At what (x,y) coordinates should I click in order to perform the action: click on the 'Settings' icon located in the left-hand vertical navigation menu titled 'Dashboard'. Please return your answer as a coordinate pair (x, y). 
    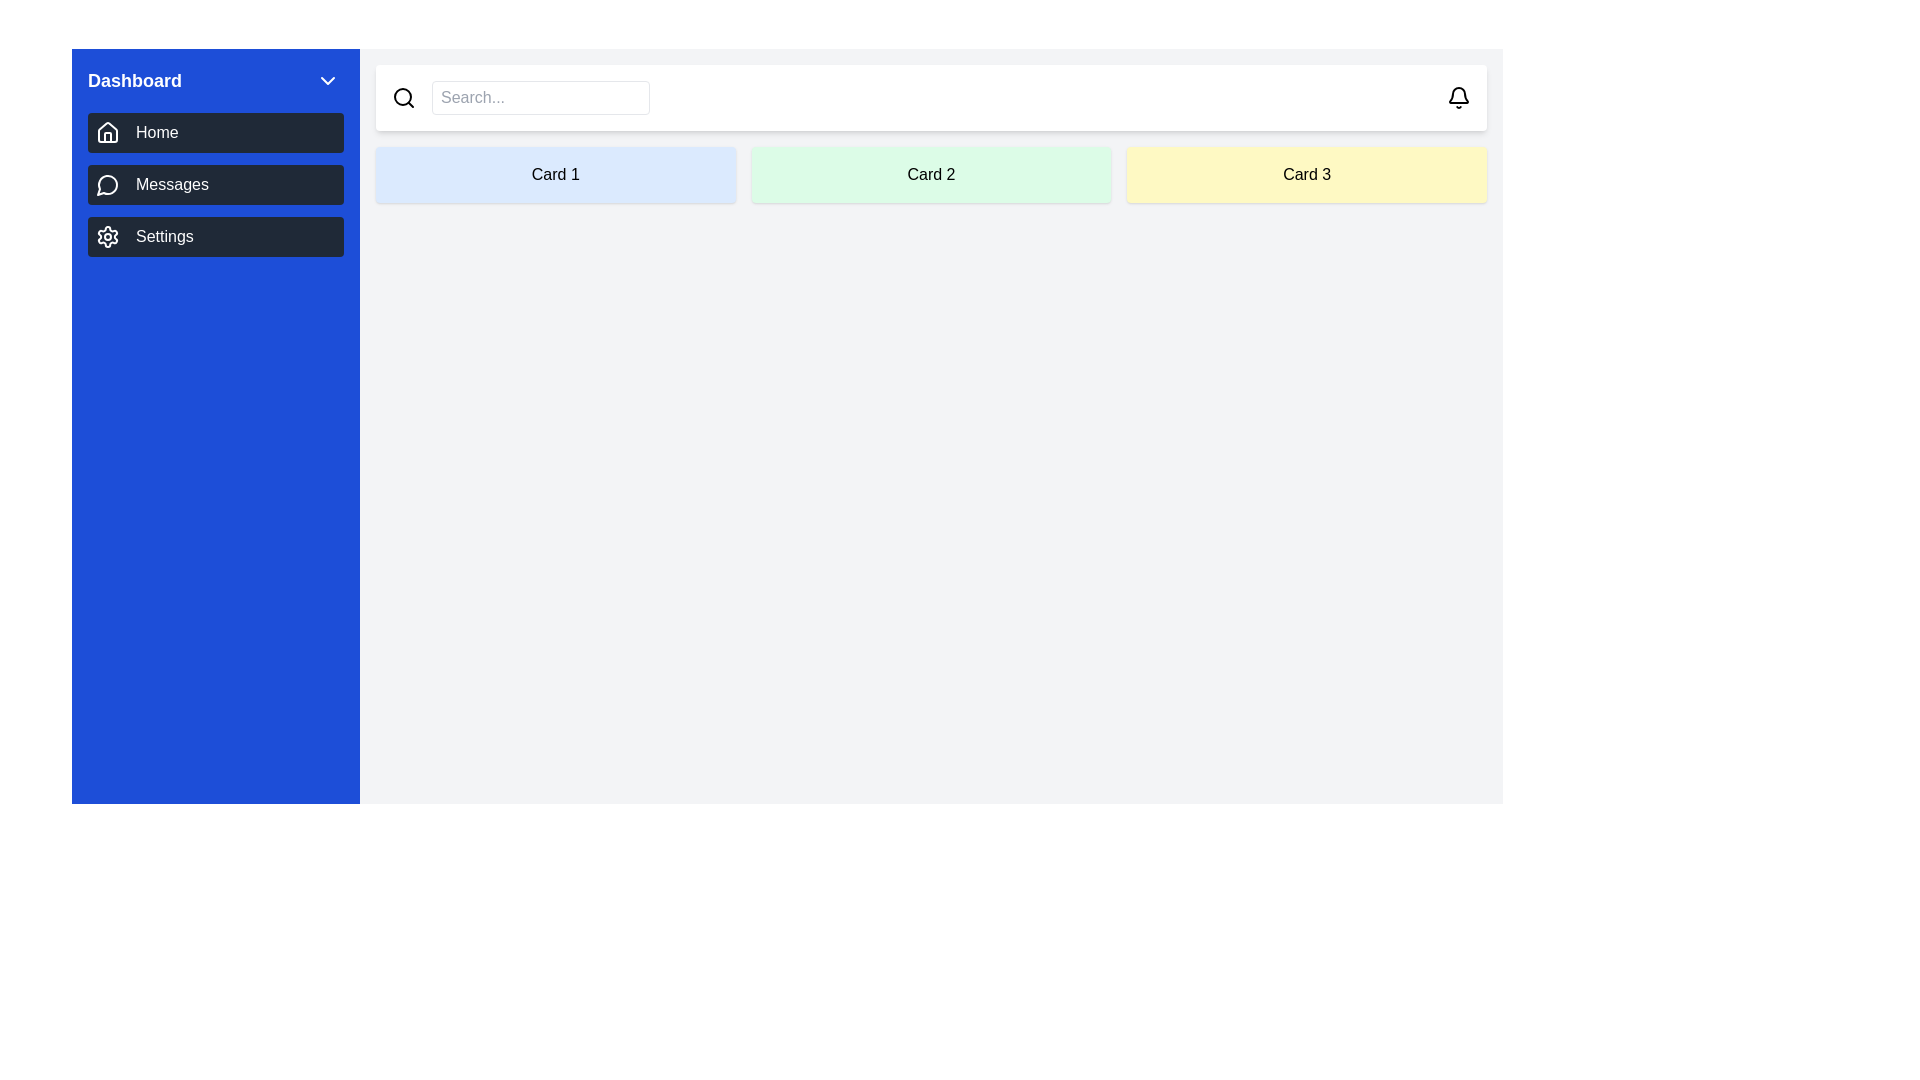
    Looking at the image, I should click on (107, 235).